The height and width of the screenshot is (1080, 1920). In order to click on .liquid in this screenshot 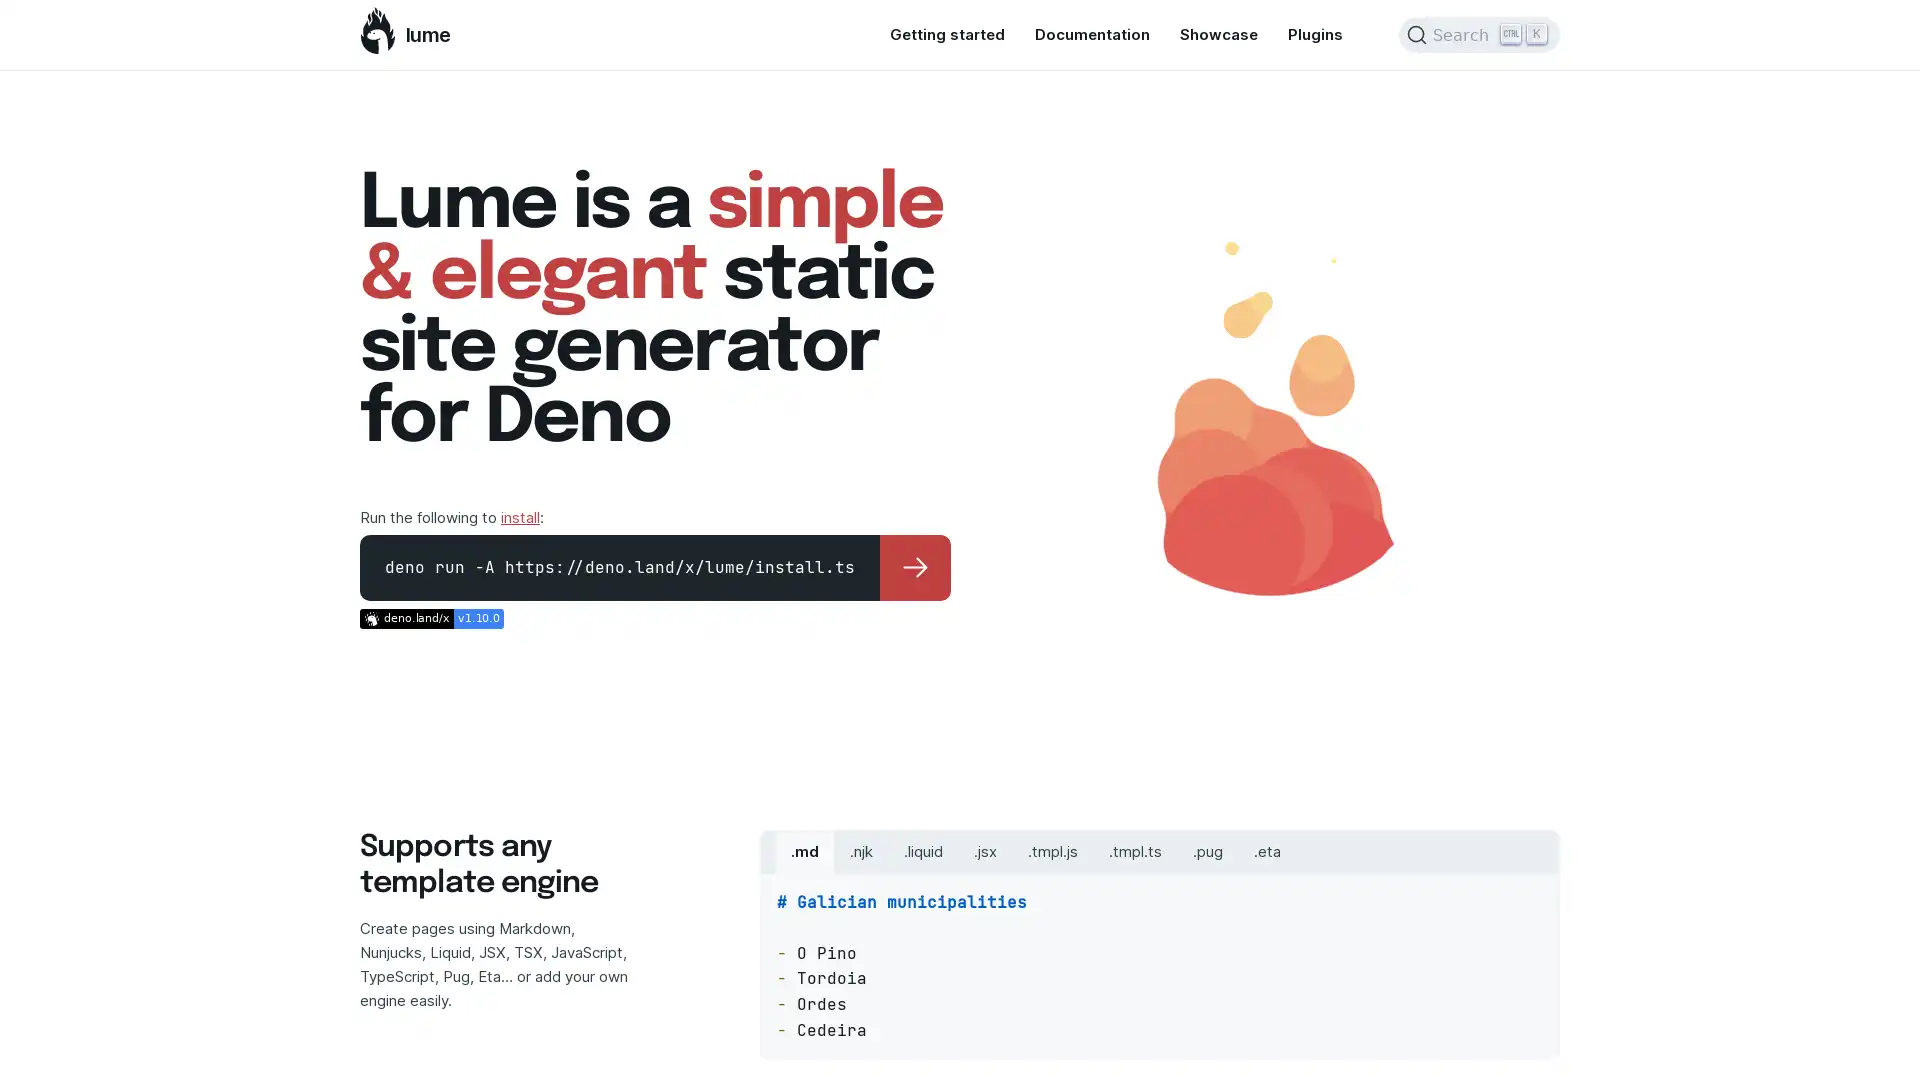, I will do `click(922, 851)`.